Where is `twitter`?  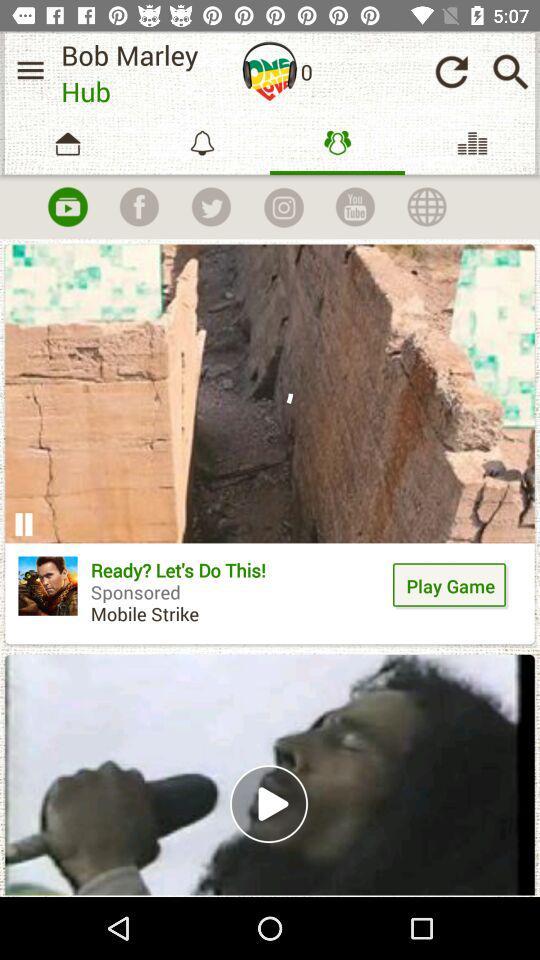 twitter is located at coordinates (210, 207).